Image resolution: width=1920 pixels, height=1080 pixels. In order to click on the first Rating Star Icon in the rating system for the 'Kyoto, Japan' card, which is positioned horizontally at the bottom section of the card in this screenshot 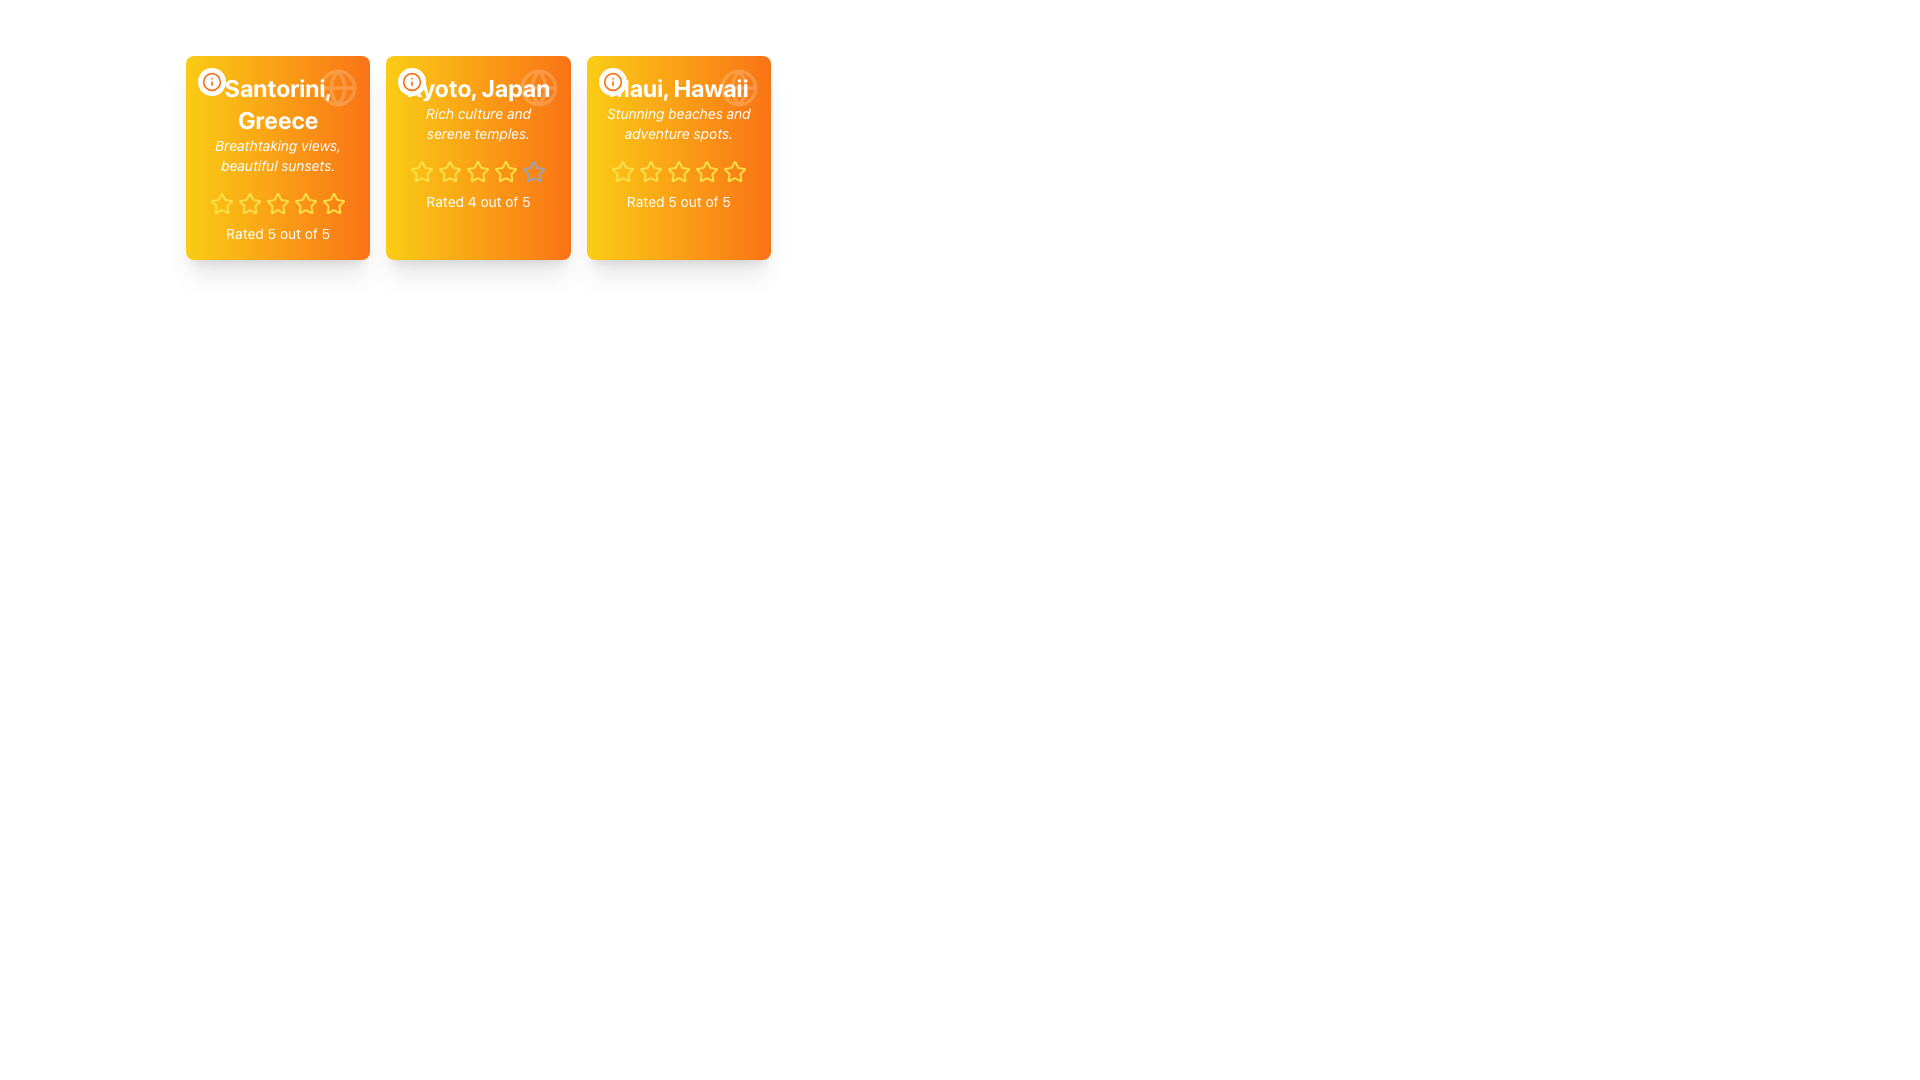, I will do `click(421, 171)`.